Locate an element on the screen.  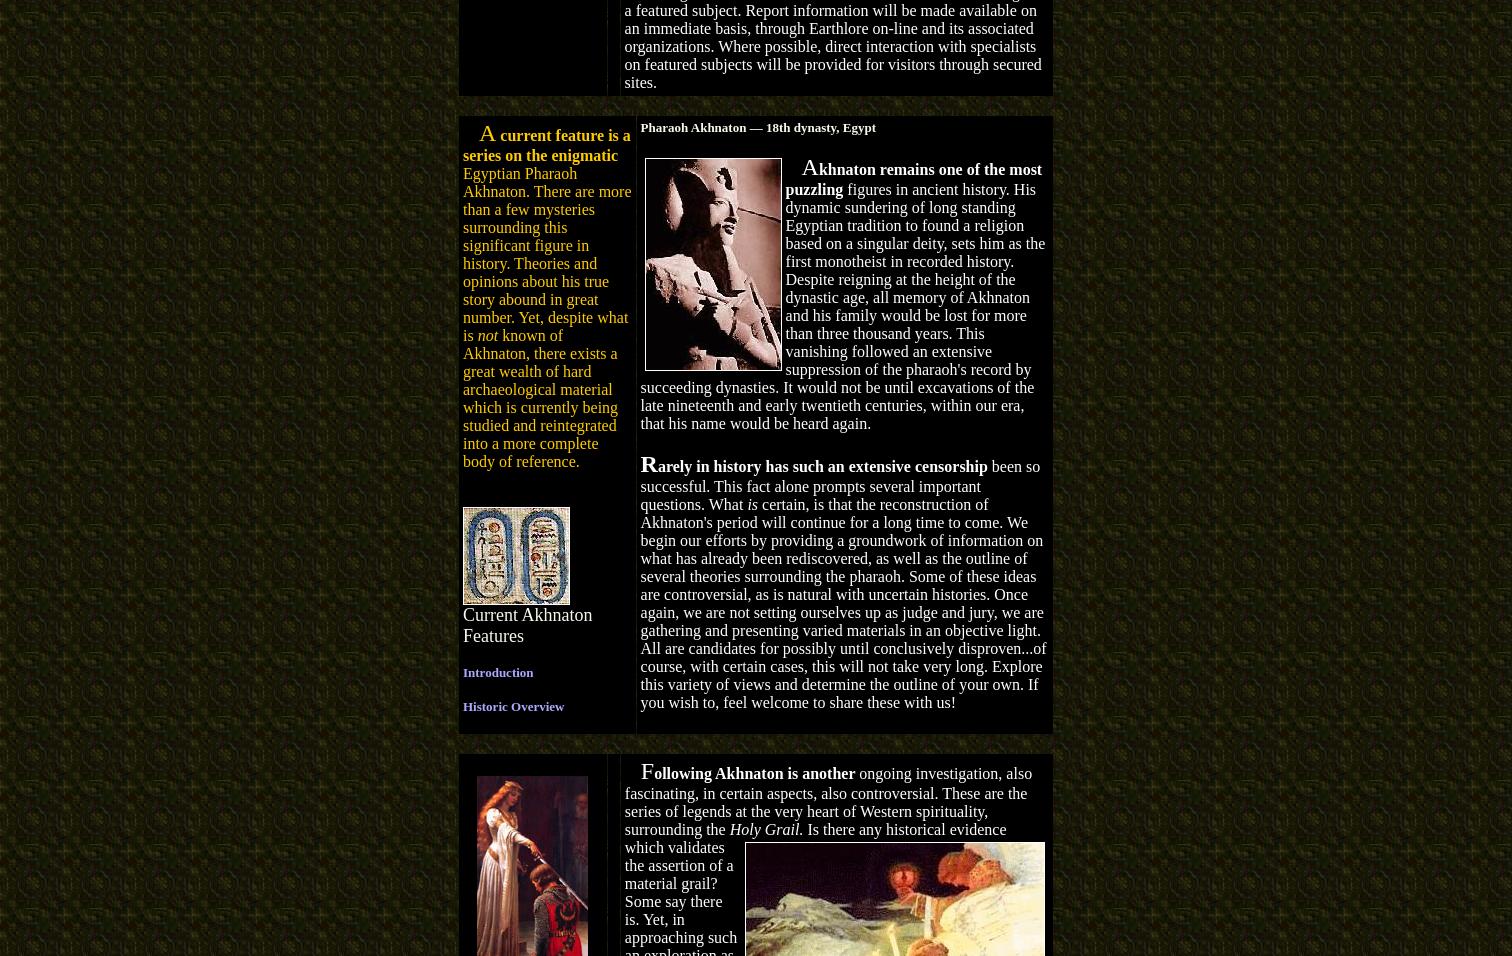
'Current Akhnaton' is located at coordinates (527, 614).